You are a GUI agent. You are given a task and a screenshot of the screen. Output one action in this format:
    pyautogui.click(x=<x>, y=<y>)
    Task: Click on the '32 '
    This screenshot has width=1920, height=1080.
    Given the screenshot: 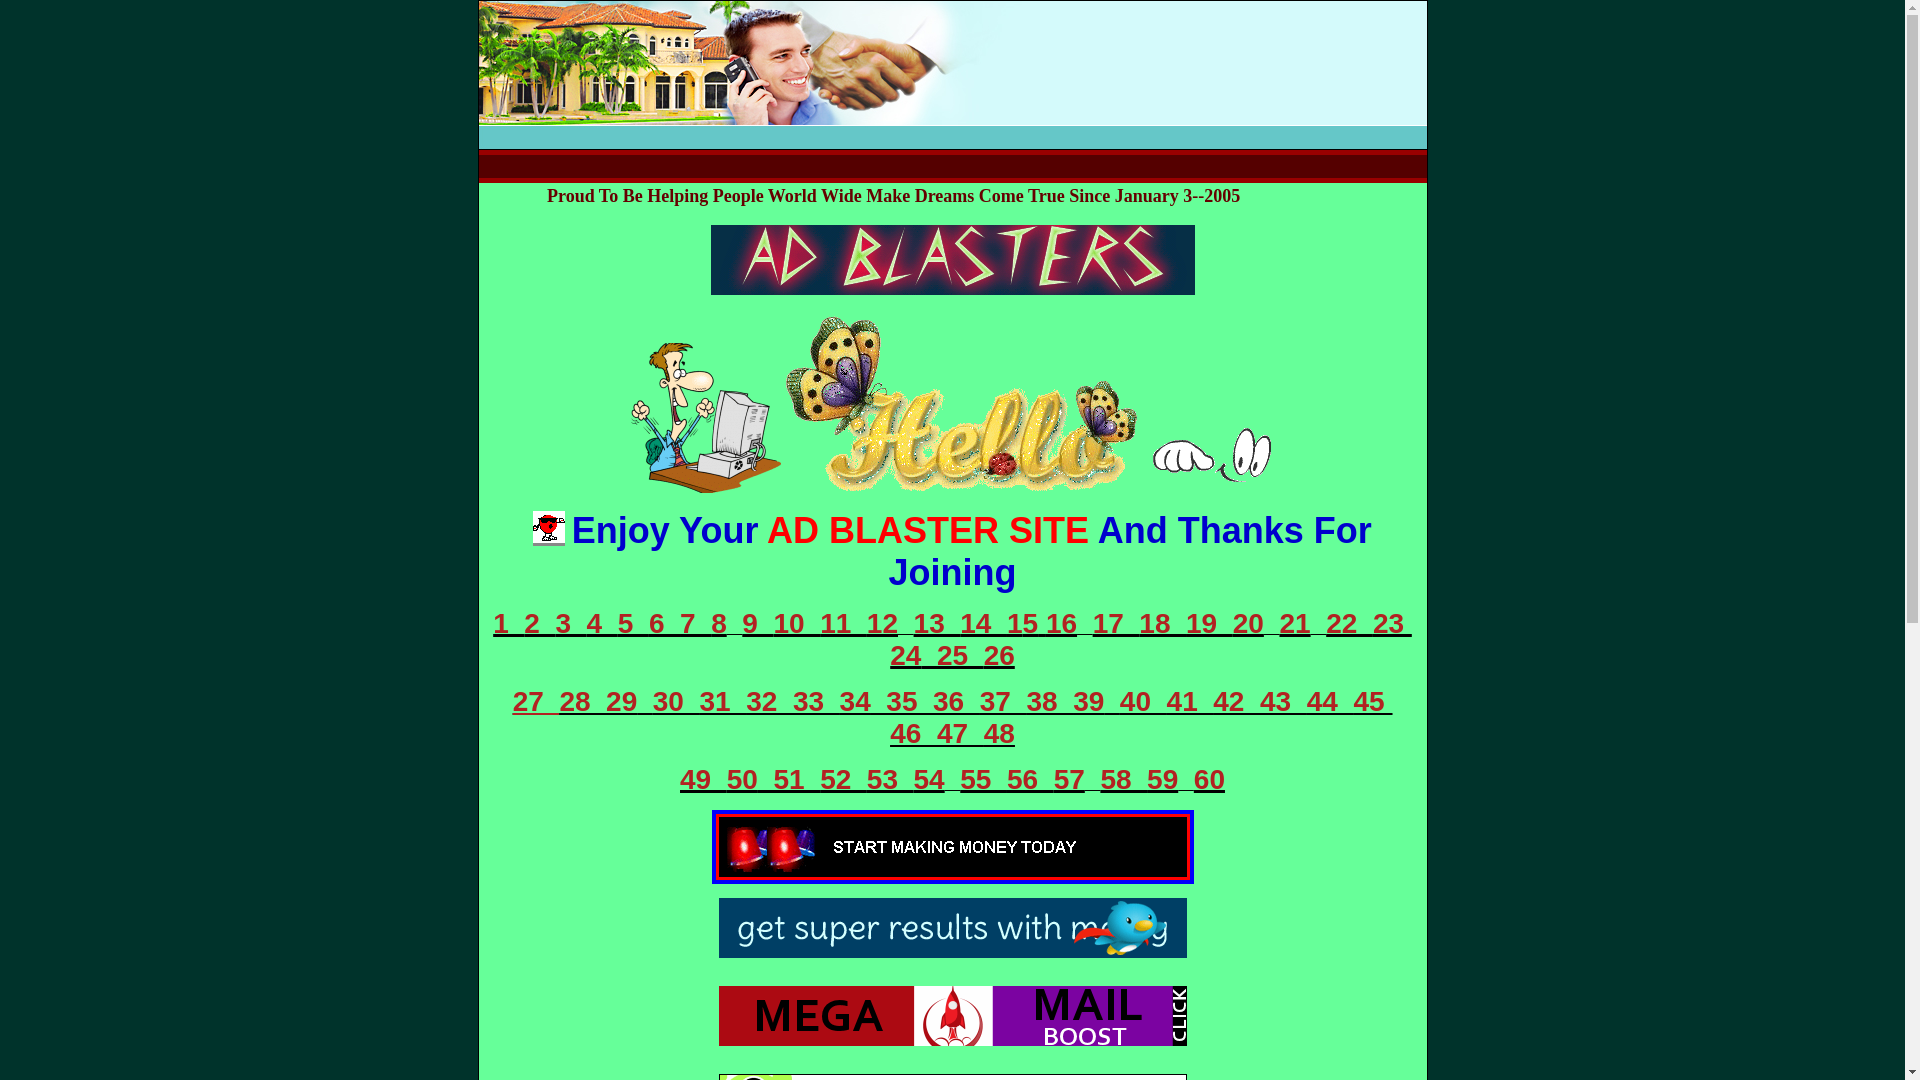 What is the action you would take?
    pyautogui.click(x=768, y=700)
    